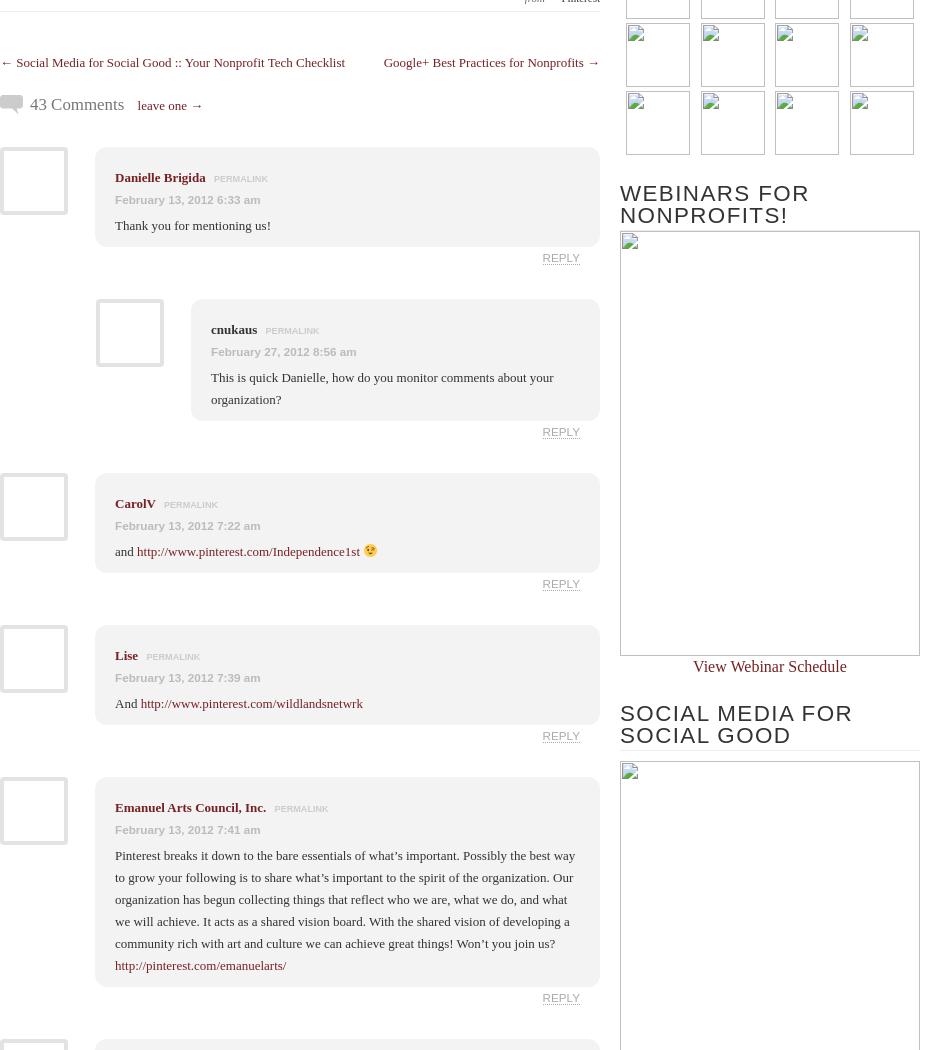 The image size is (930, 1050). What do you see at coordinates (769, 665) in the screenshot?
I see `'View Webinar Schedule'` at bounding box center [769, 665].